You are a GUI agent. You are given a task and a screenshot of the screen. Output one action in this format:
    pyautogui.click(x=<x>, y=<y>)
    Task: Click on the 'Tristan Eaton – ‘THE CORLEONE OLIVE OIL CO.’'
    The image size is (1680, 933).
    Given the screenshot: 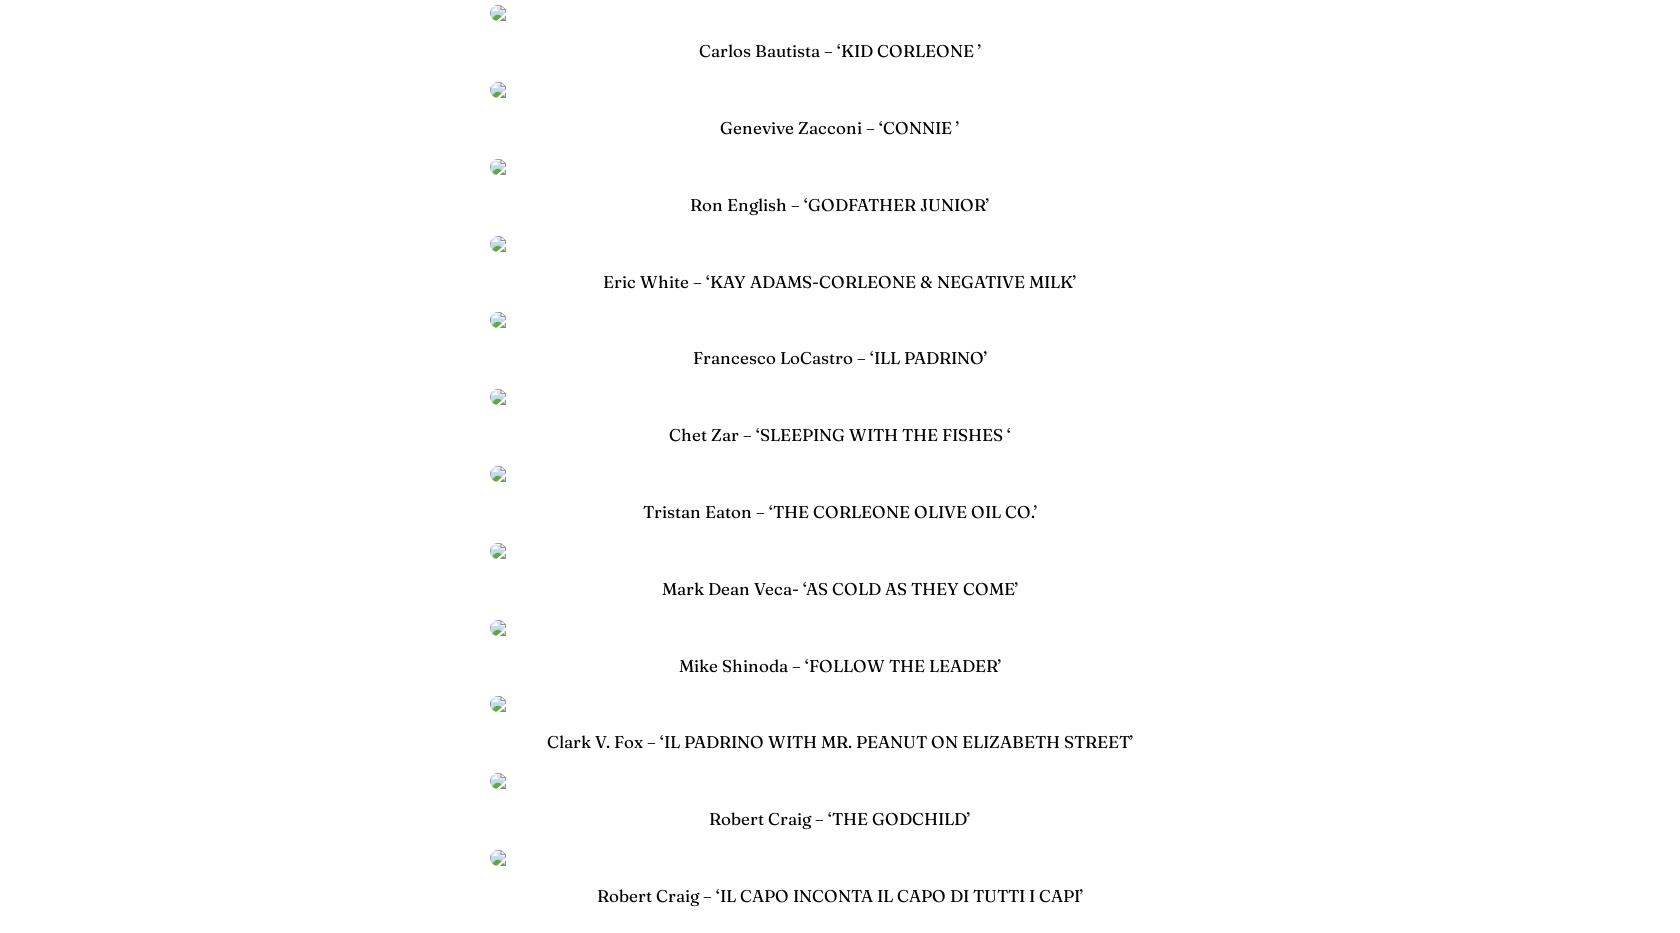 What is the action you would take?
    pyautogui.click(x=839, y=511)
    